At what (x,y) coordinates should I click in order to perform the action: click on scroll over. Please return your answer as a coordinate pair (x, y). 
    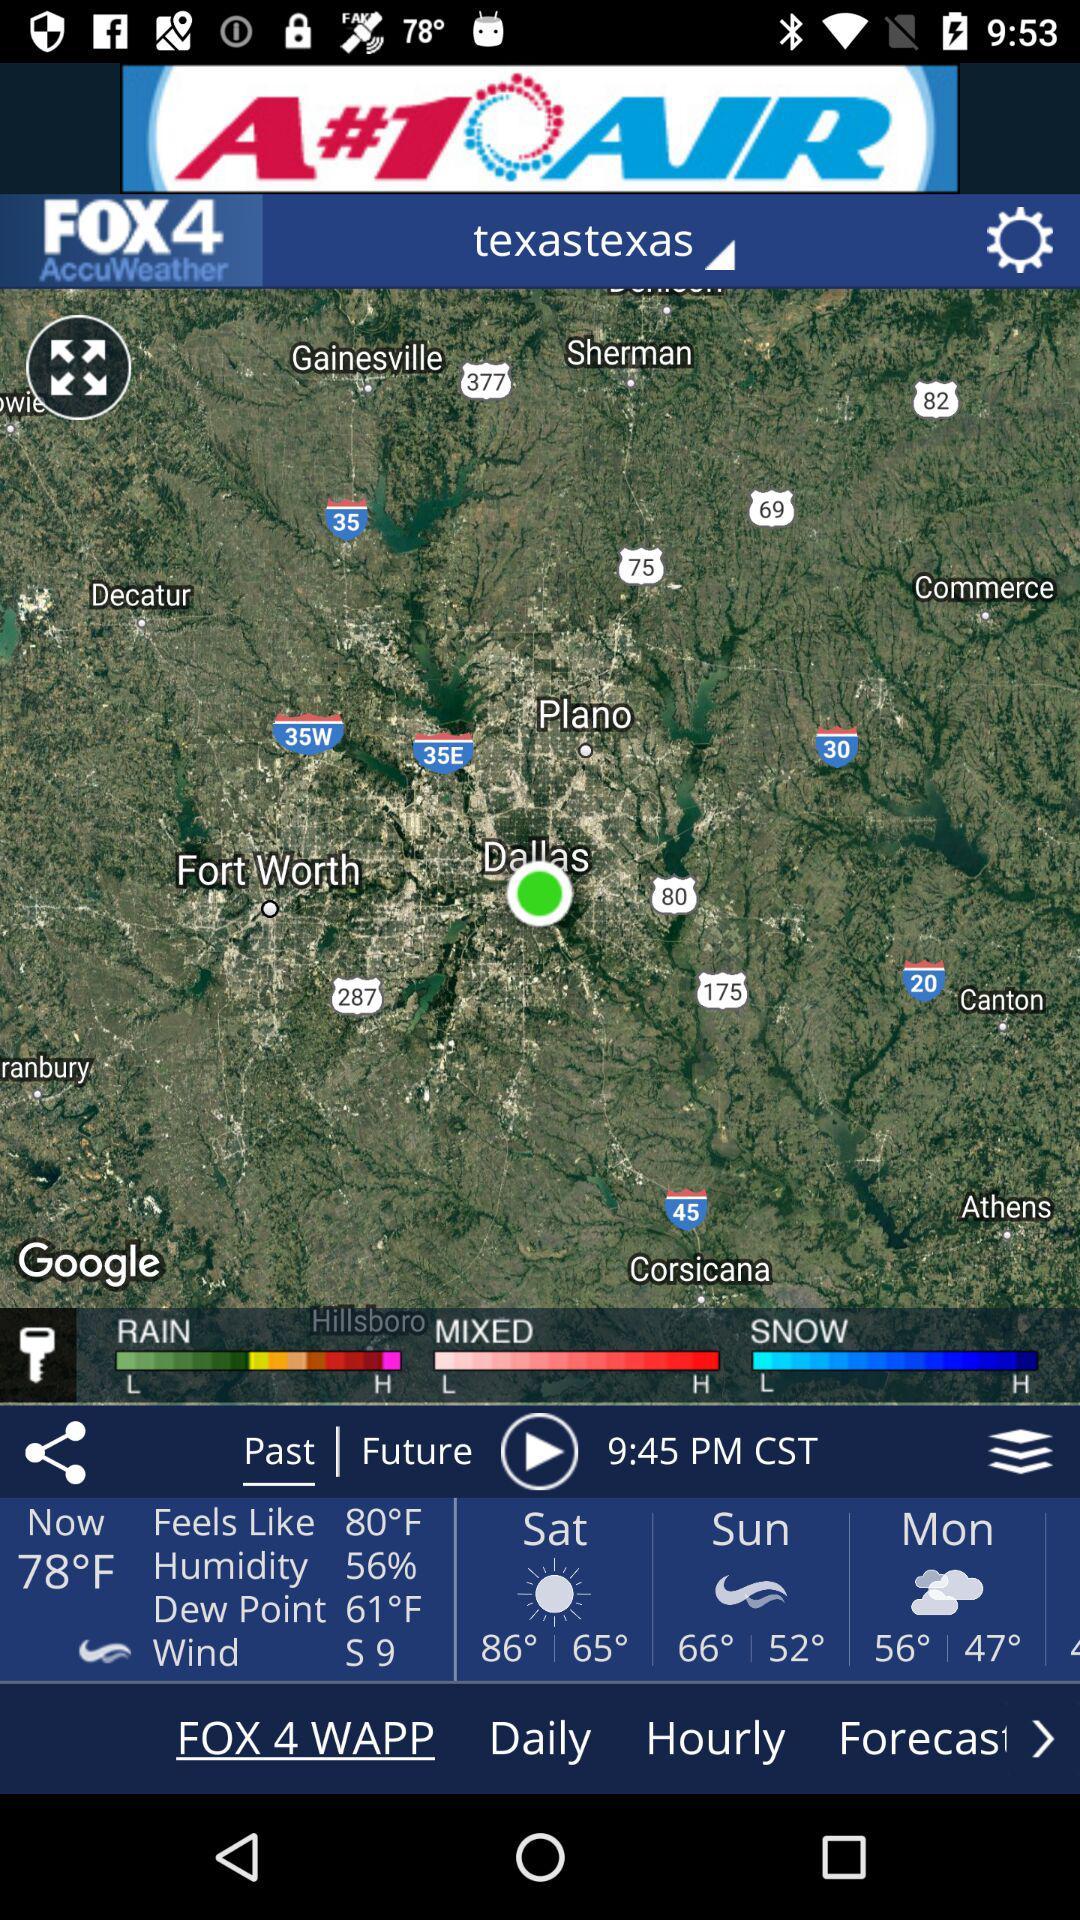
    Looking at the image, I should click on (1042, 1737).